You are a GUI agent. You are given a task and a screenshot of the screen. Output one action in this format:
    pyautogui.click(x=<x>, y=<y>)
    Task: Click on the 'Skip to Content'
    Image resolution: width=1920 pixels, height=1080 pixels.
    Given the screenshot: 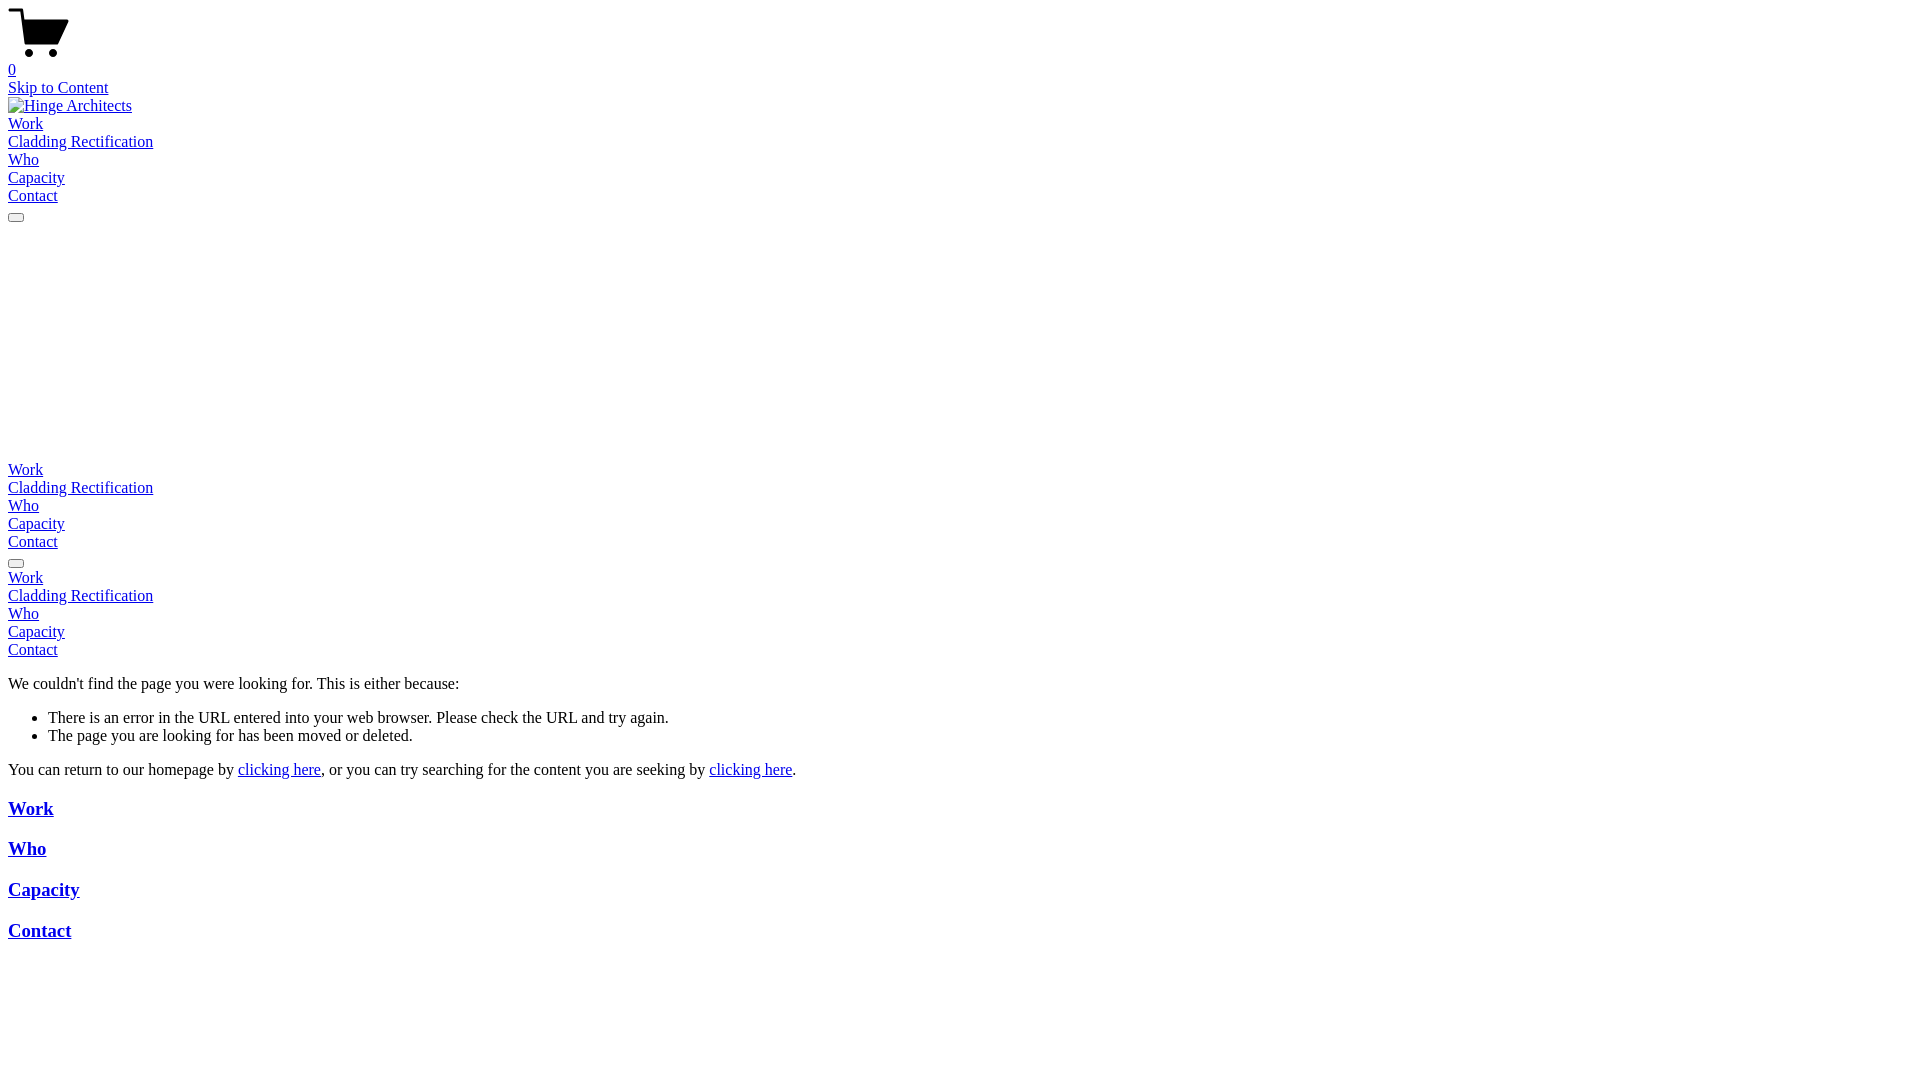 What is the action you would take?
    pyautogui.click(x=8, y=86)
    